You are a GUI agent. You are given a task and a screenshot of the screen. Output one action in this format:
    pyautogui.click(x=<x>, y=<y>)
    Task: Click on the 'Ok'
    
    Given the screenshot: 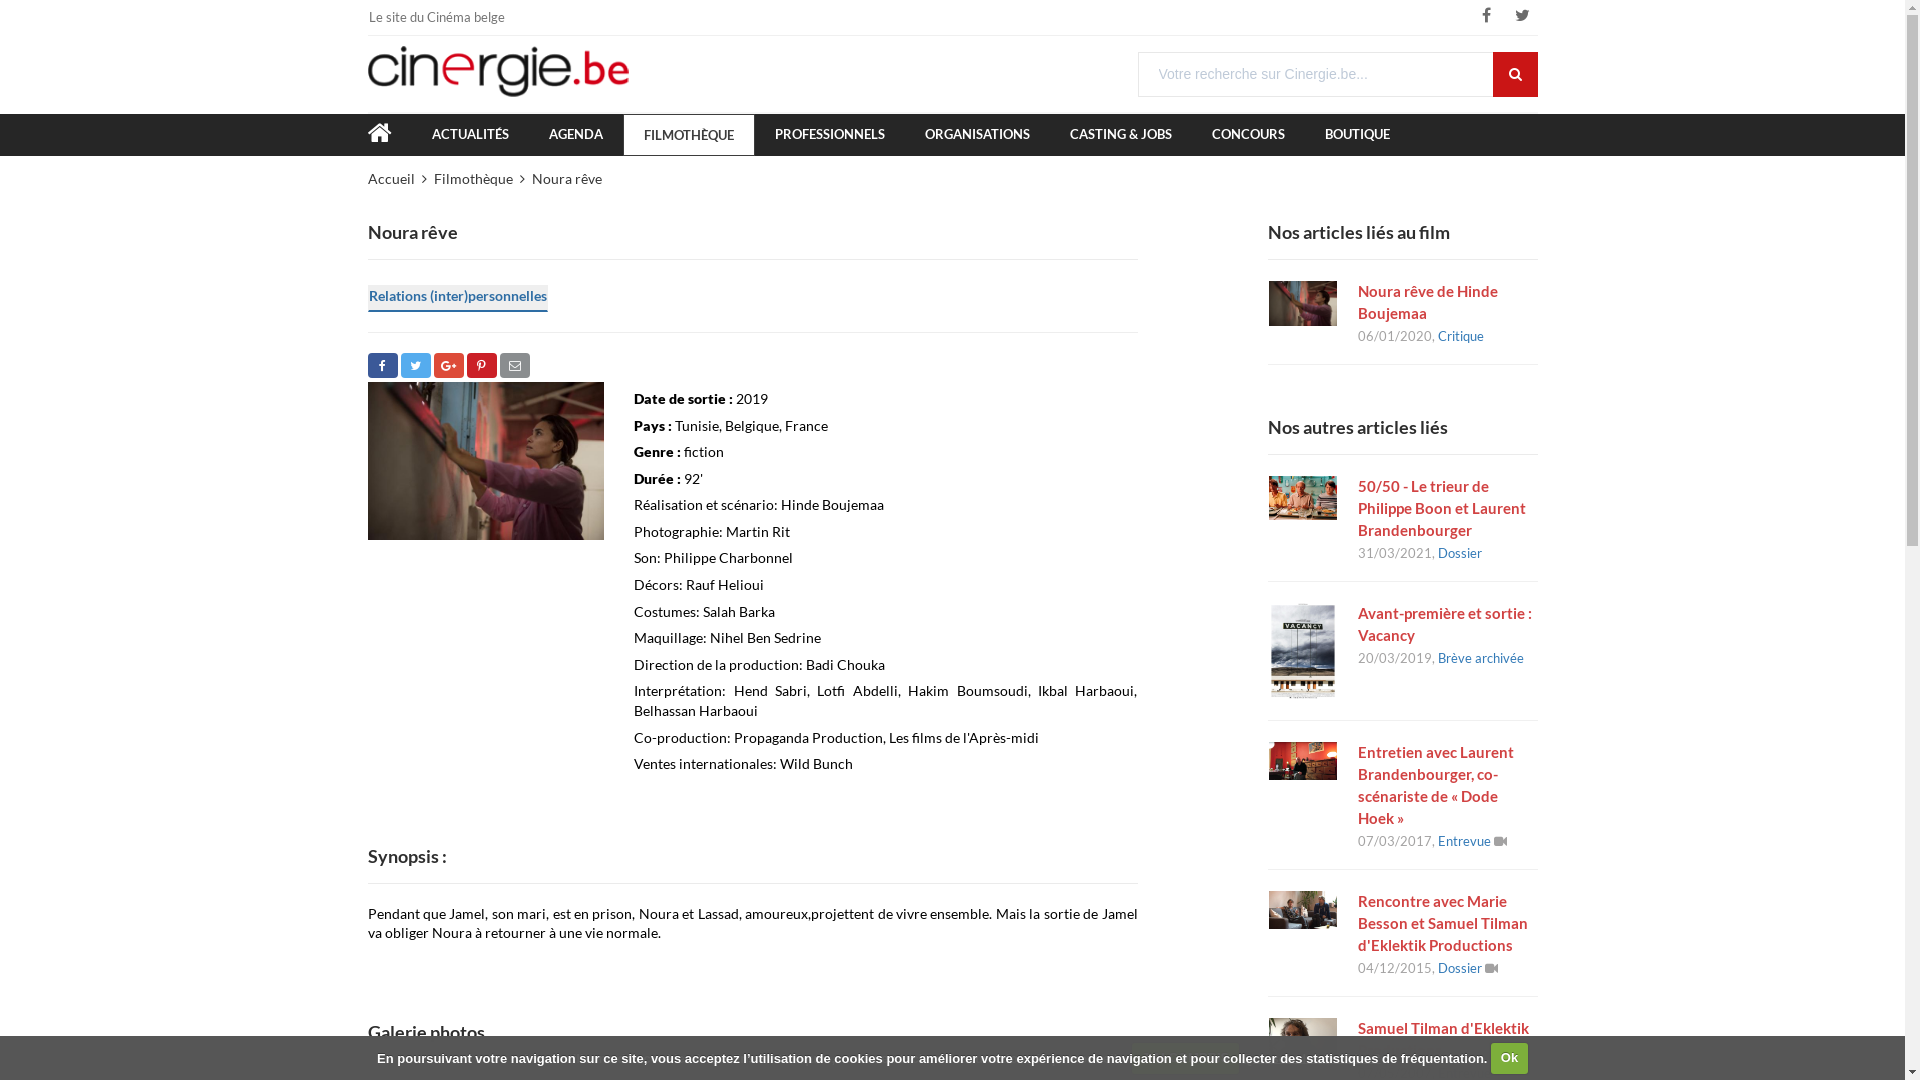 What is the action you would take?
    pyautogui.click(x=1509, y=1056)
    